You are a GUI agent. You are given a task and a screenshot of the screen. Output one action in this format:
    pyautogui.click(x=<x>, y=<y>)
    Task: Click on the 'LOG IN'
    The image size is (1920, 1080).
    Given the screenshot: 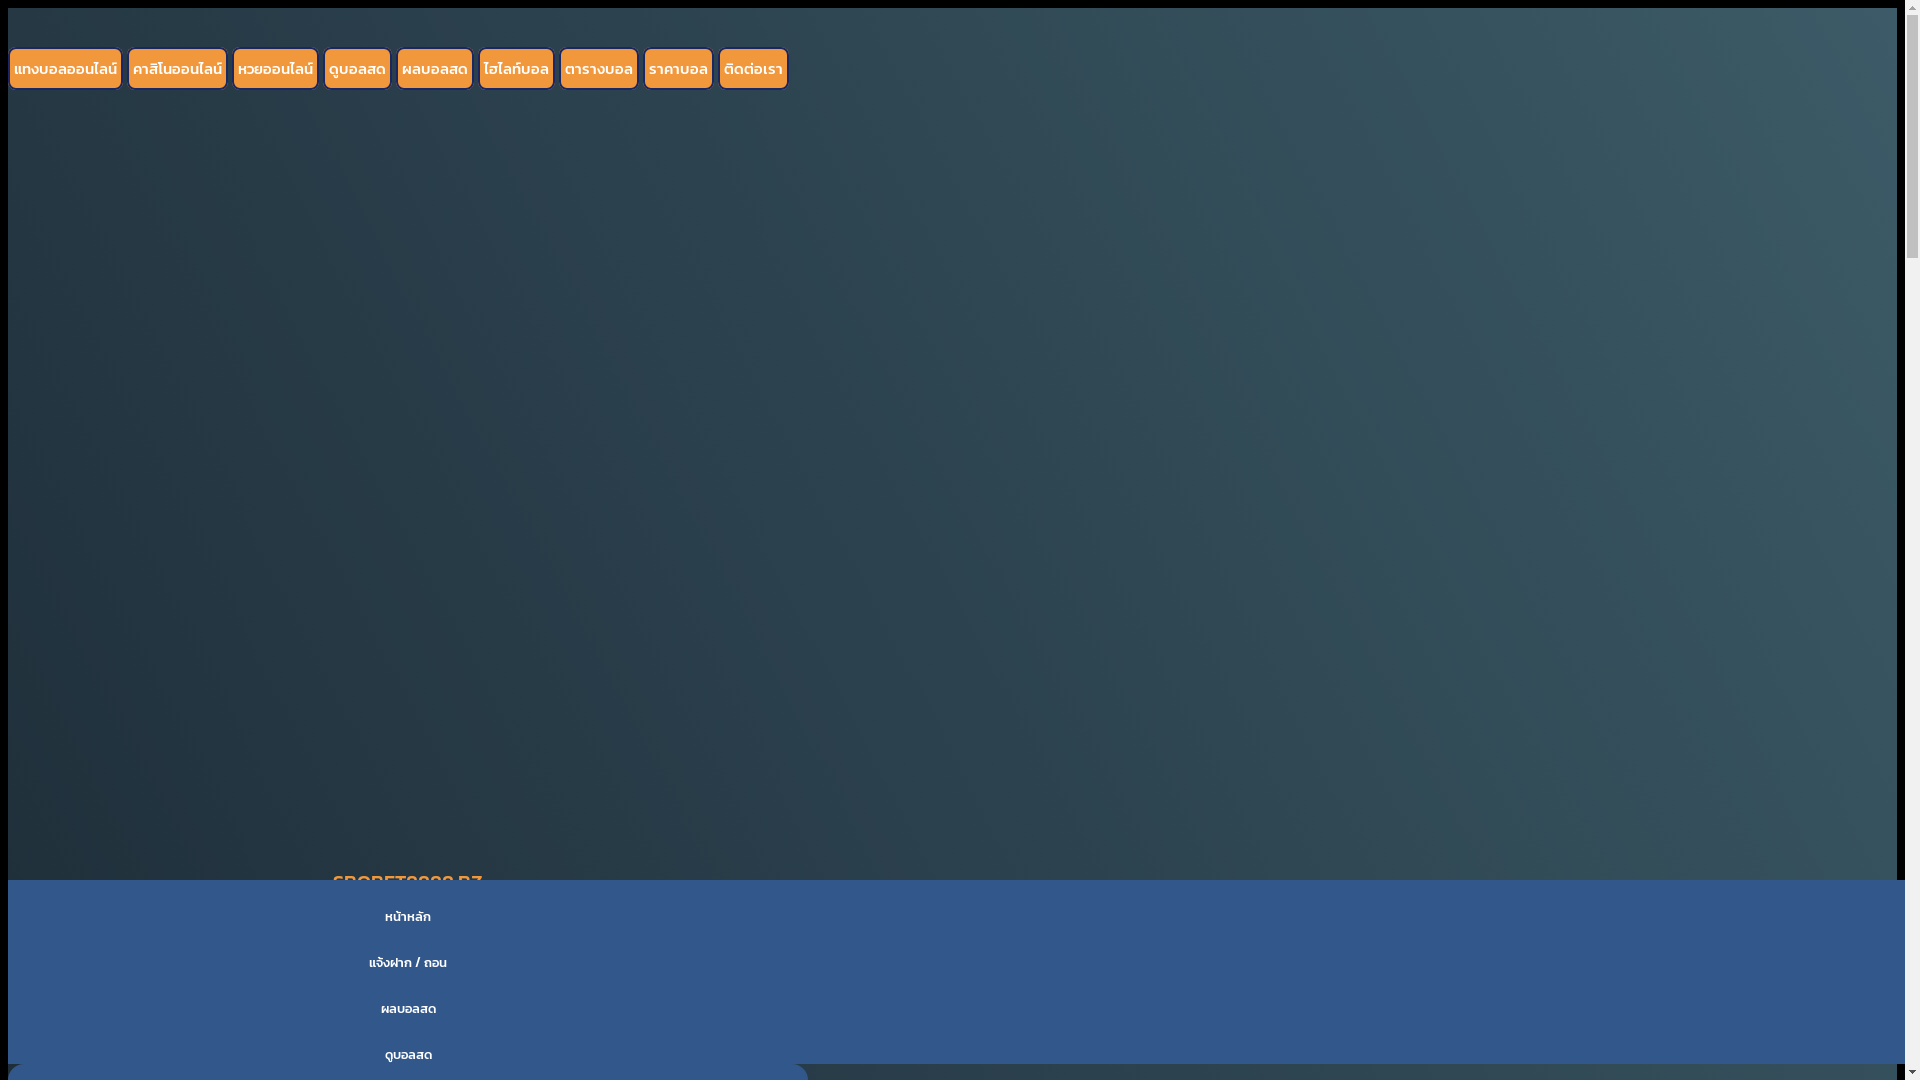 What is the action you would take?
    pyautogui.click(x=407, y=996)
    